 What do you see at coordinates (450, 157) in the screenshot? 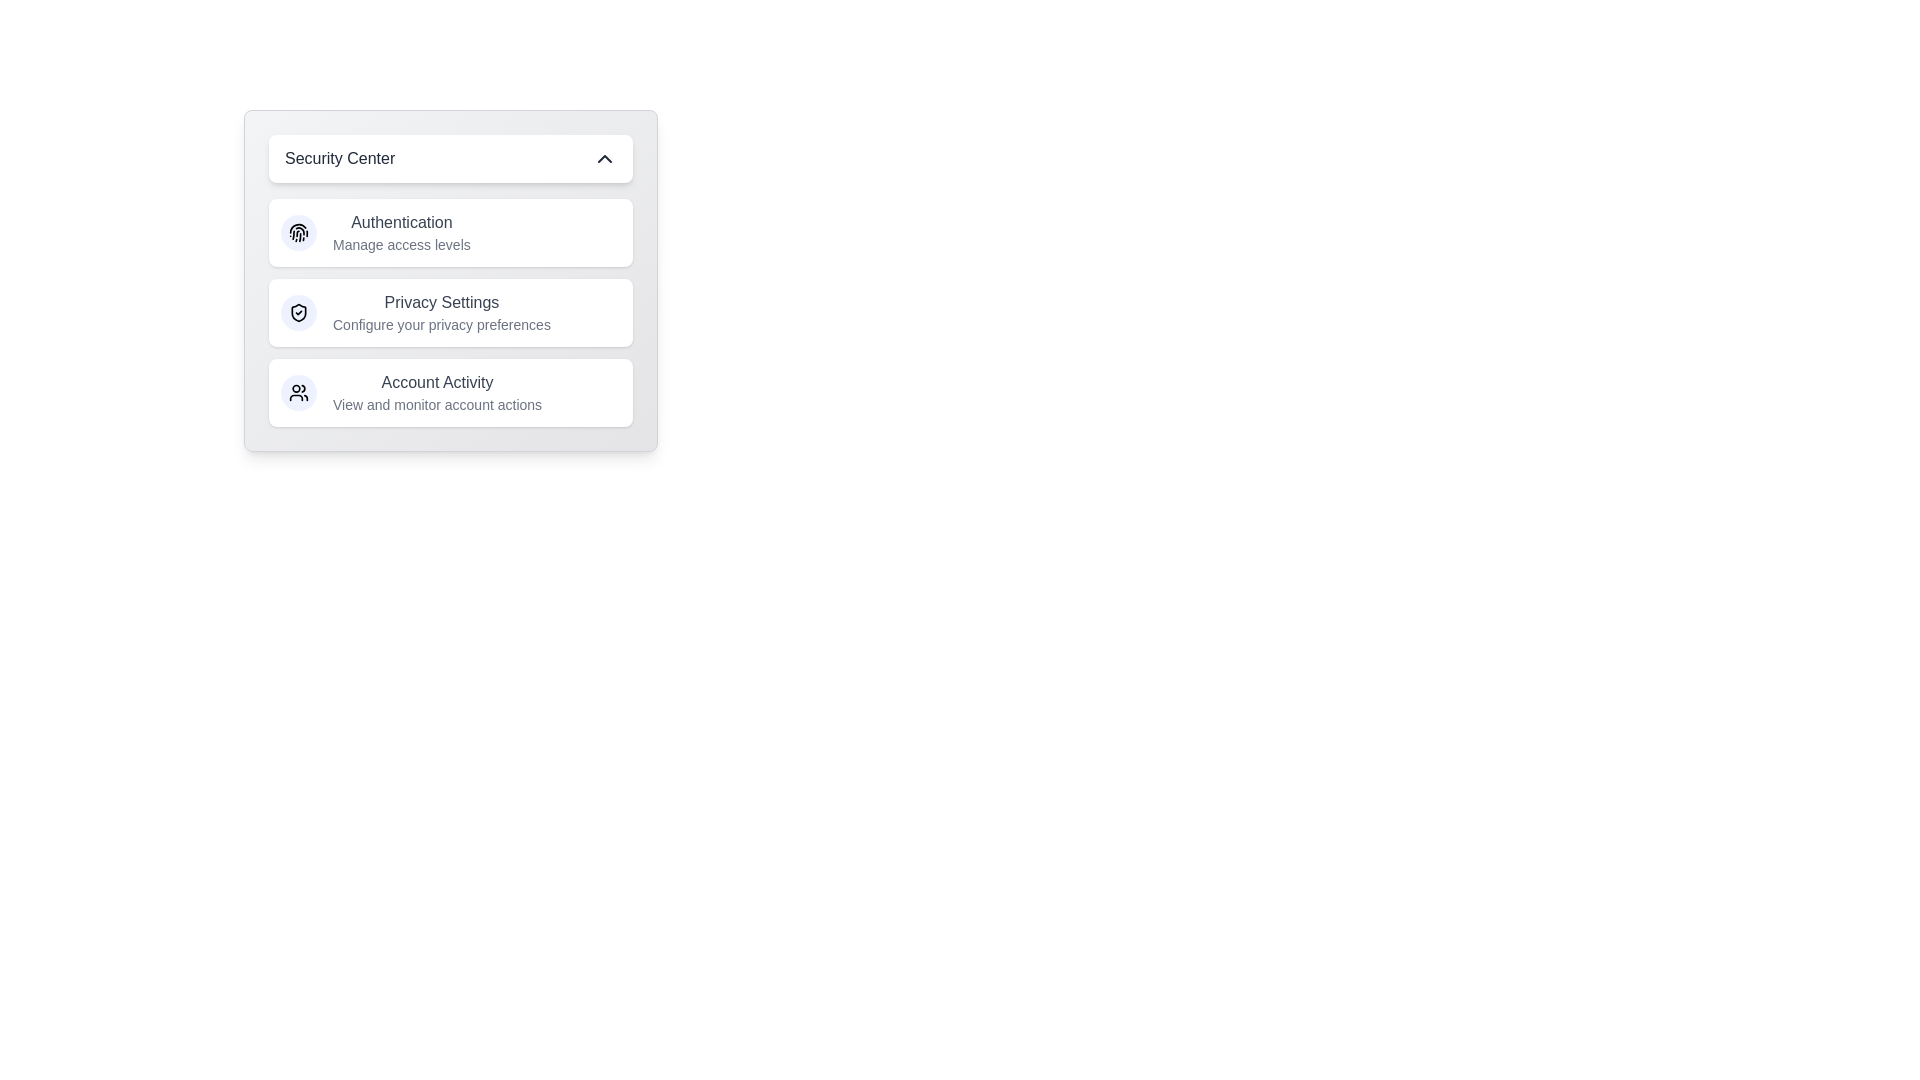
I see `the 'Security Center' button to toggle the menu visibility` at bounding box center [450, 157].